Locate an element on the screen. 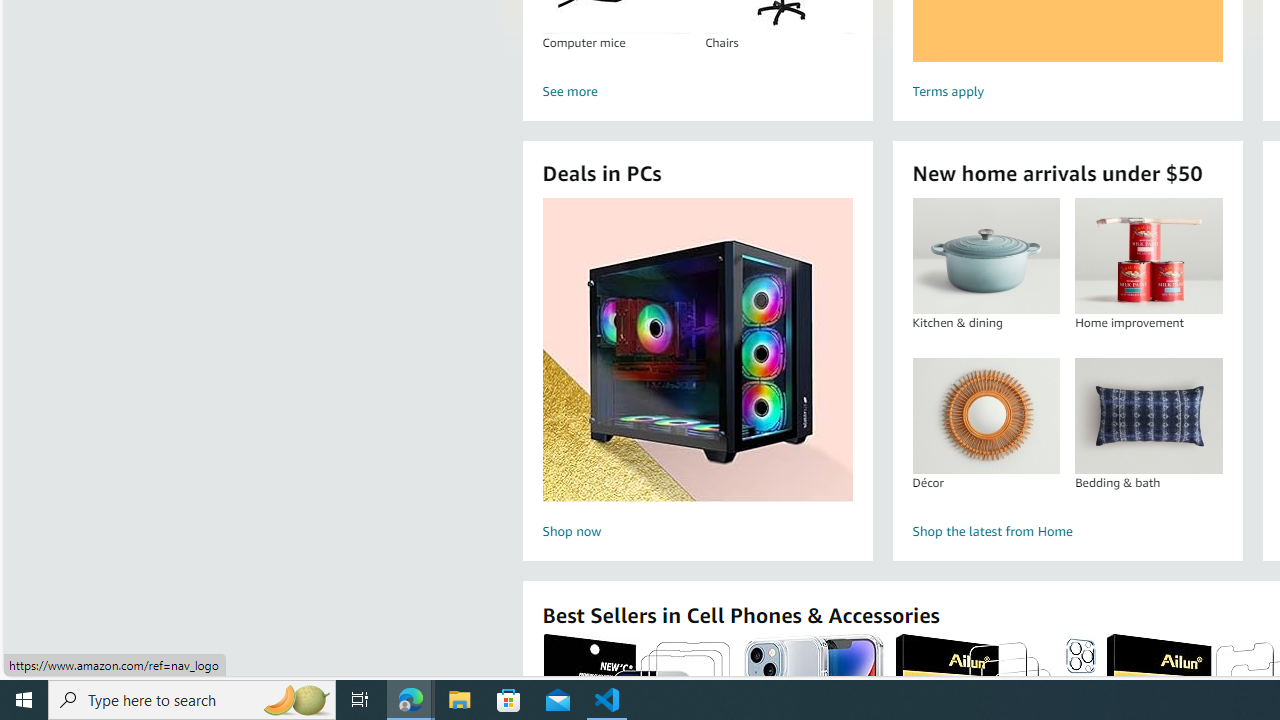  'Kitchen & dining' is located at coordinates (986, 255).